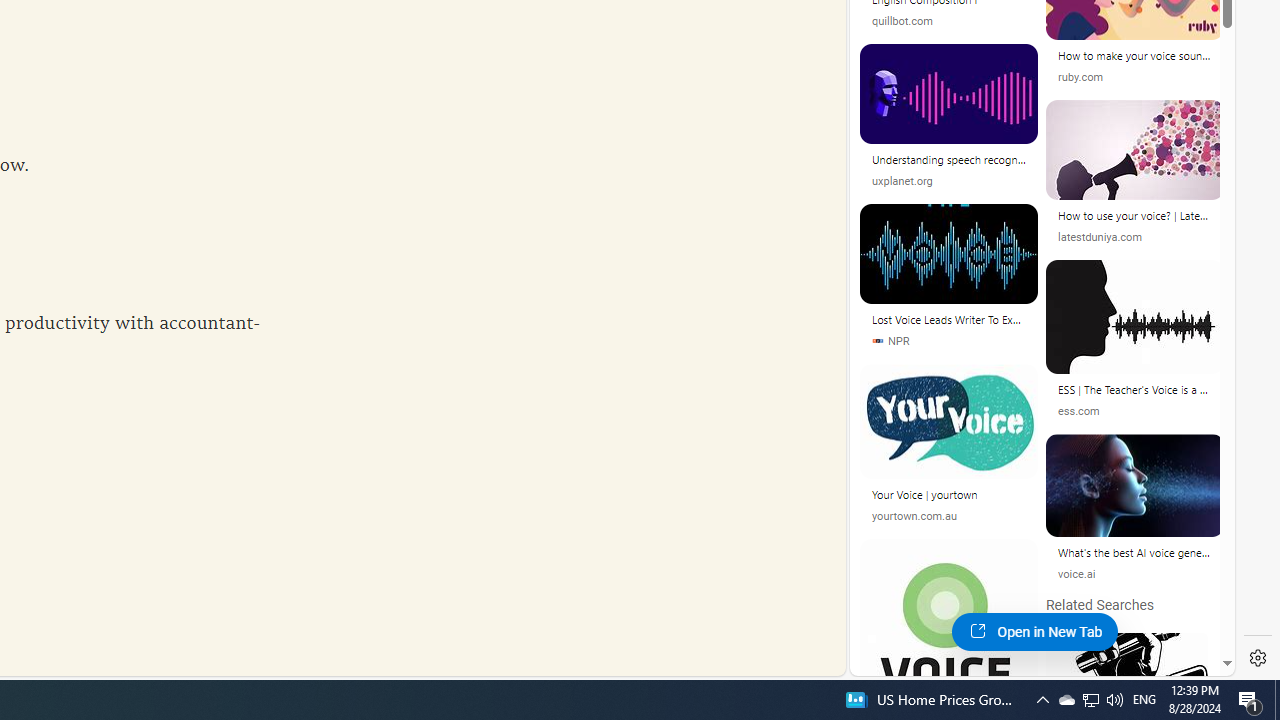 This screenshot has height=720, width=1280. I want to click on 'latestduniya.com', so click(1099, 236).